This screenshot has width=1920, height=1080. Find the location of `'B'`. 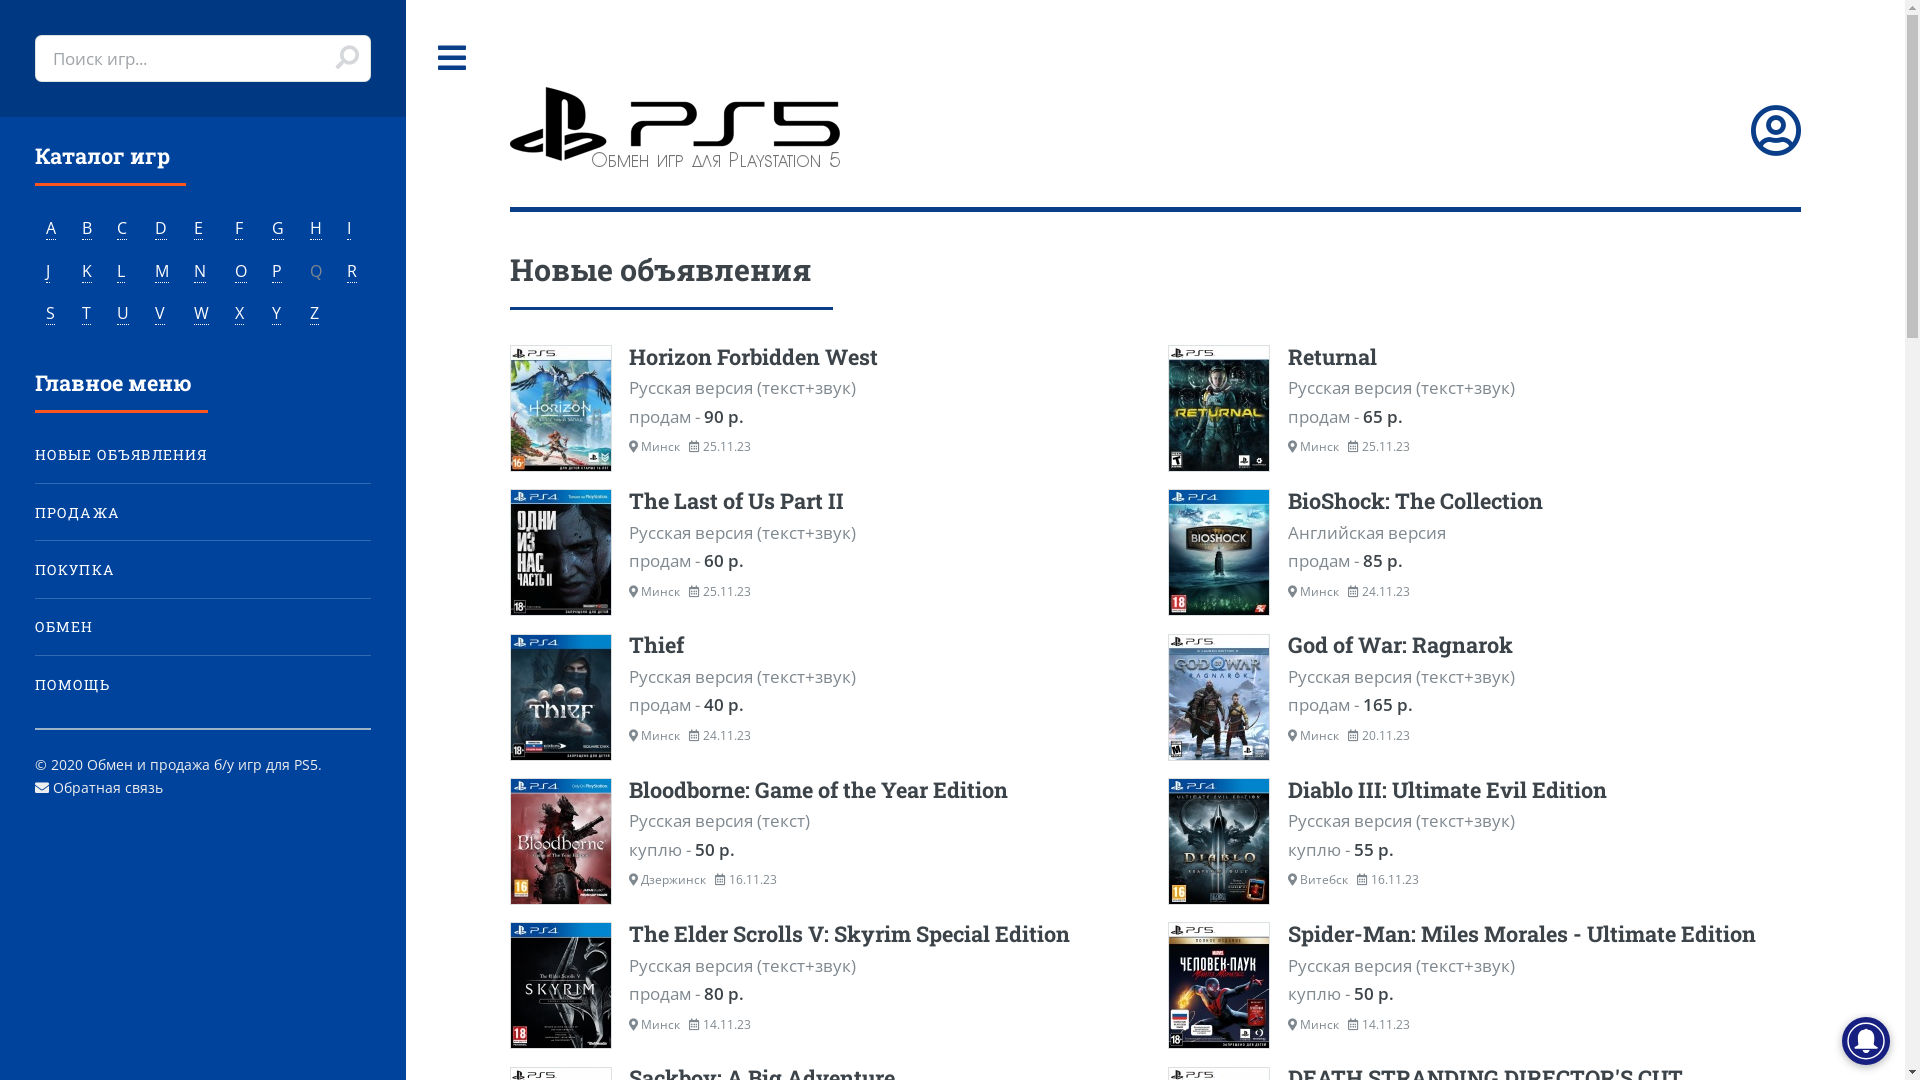

'B' is located at coordinates (85, 227).